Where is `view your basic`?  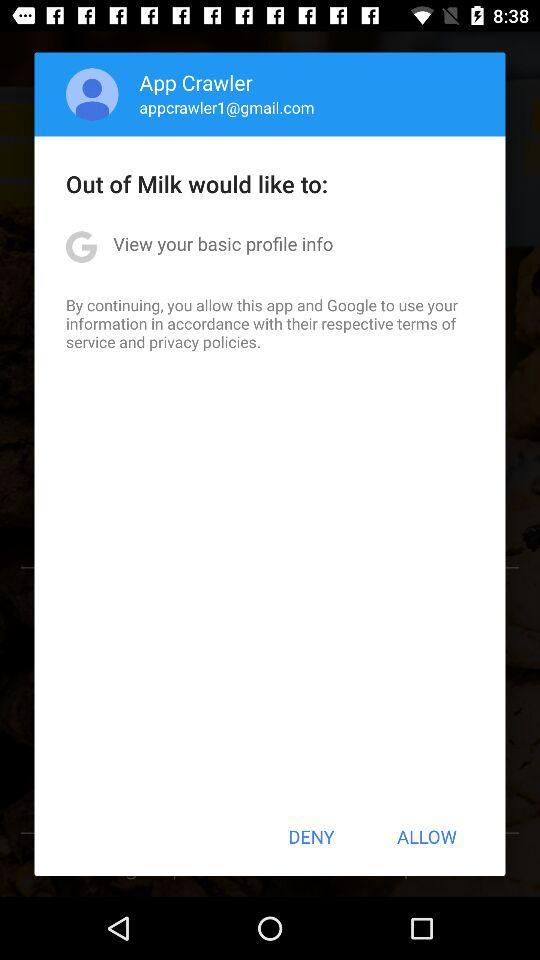
view your basic is located at coordinates (222, 242).